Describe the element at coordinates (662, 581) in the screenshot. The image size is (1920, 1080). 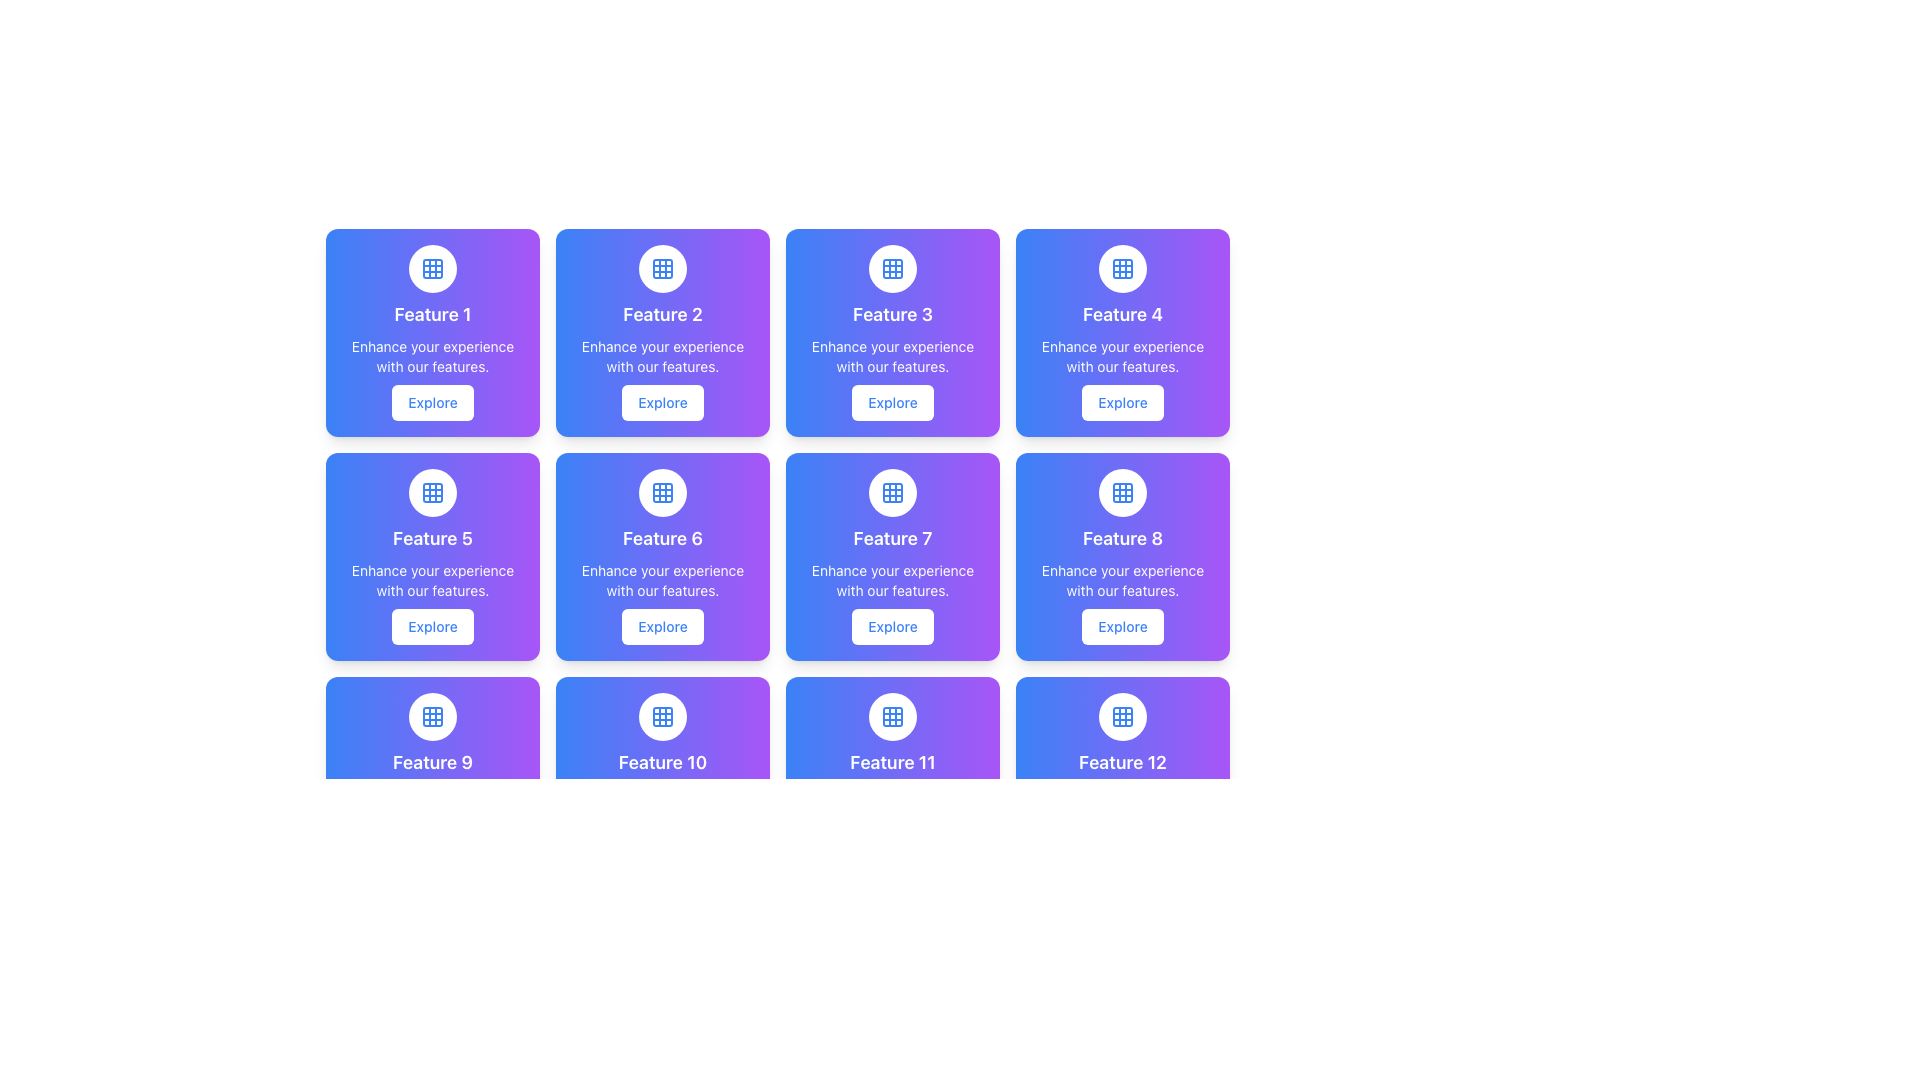
I see `the descriptive text located in the sixth card labeled 'Feature 6', positioned below the heading 'Feature 6' and above the 'Explore' button` at that location.